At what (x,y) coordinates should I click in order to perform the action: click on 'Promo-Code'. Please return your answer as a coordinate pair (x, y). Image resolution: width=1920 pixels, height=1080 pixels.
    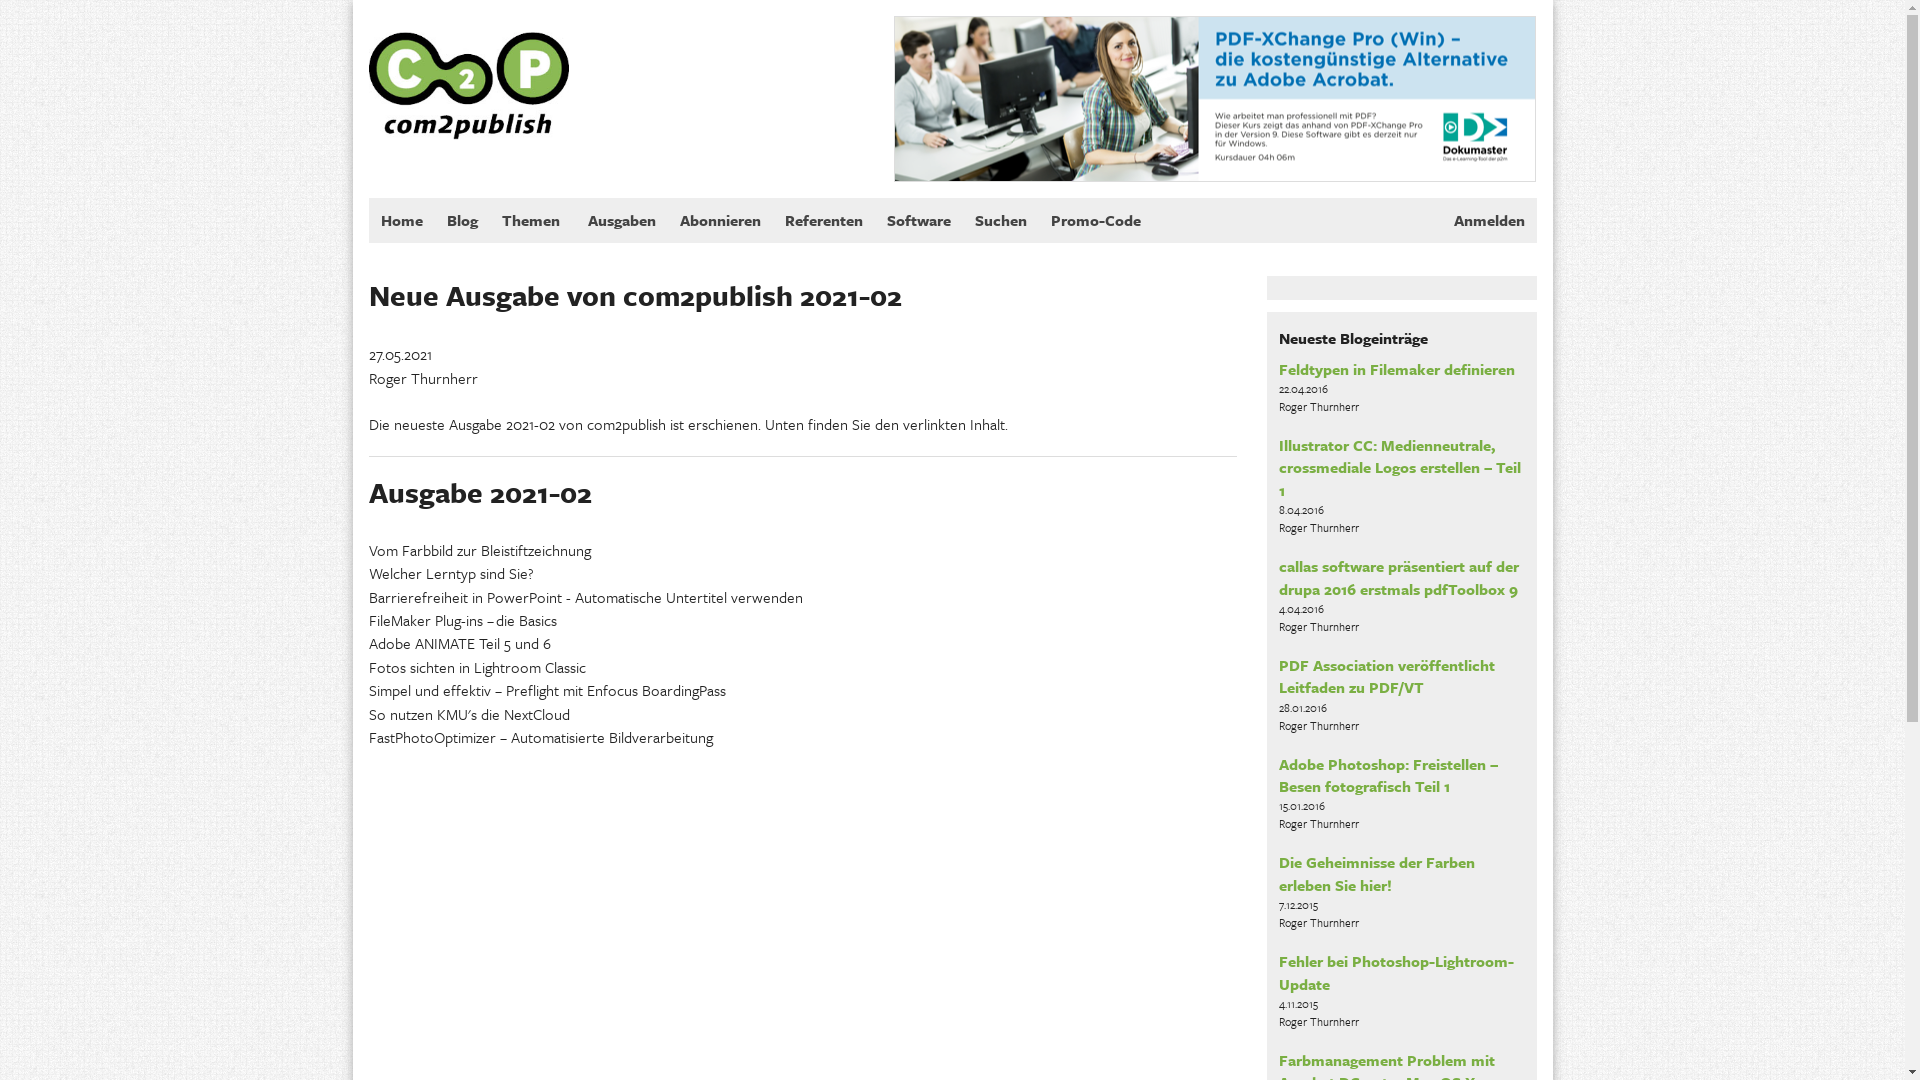
    Looking at the image, I should click on (1093, 220).